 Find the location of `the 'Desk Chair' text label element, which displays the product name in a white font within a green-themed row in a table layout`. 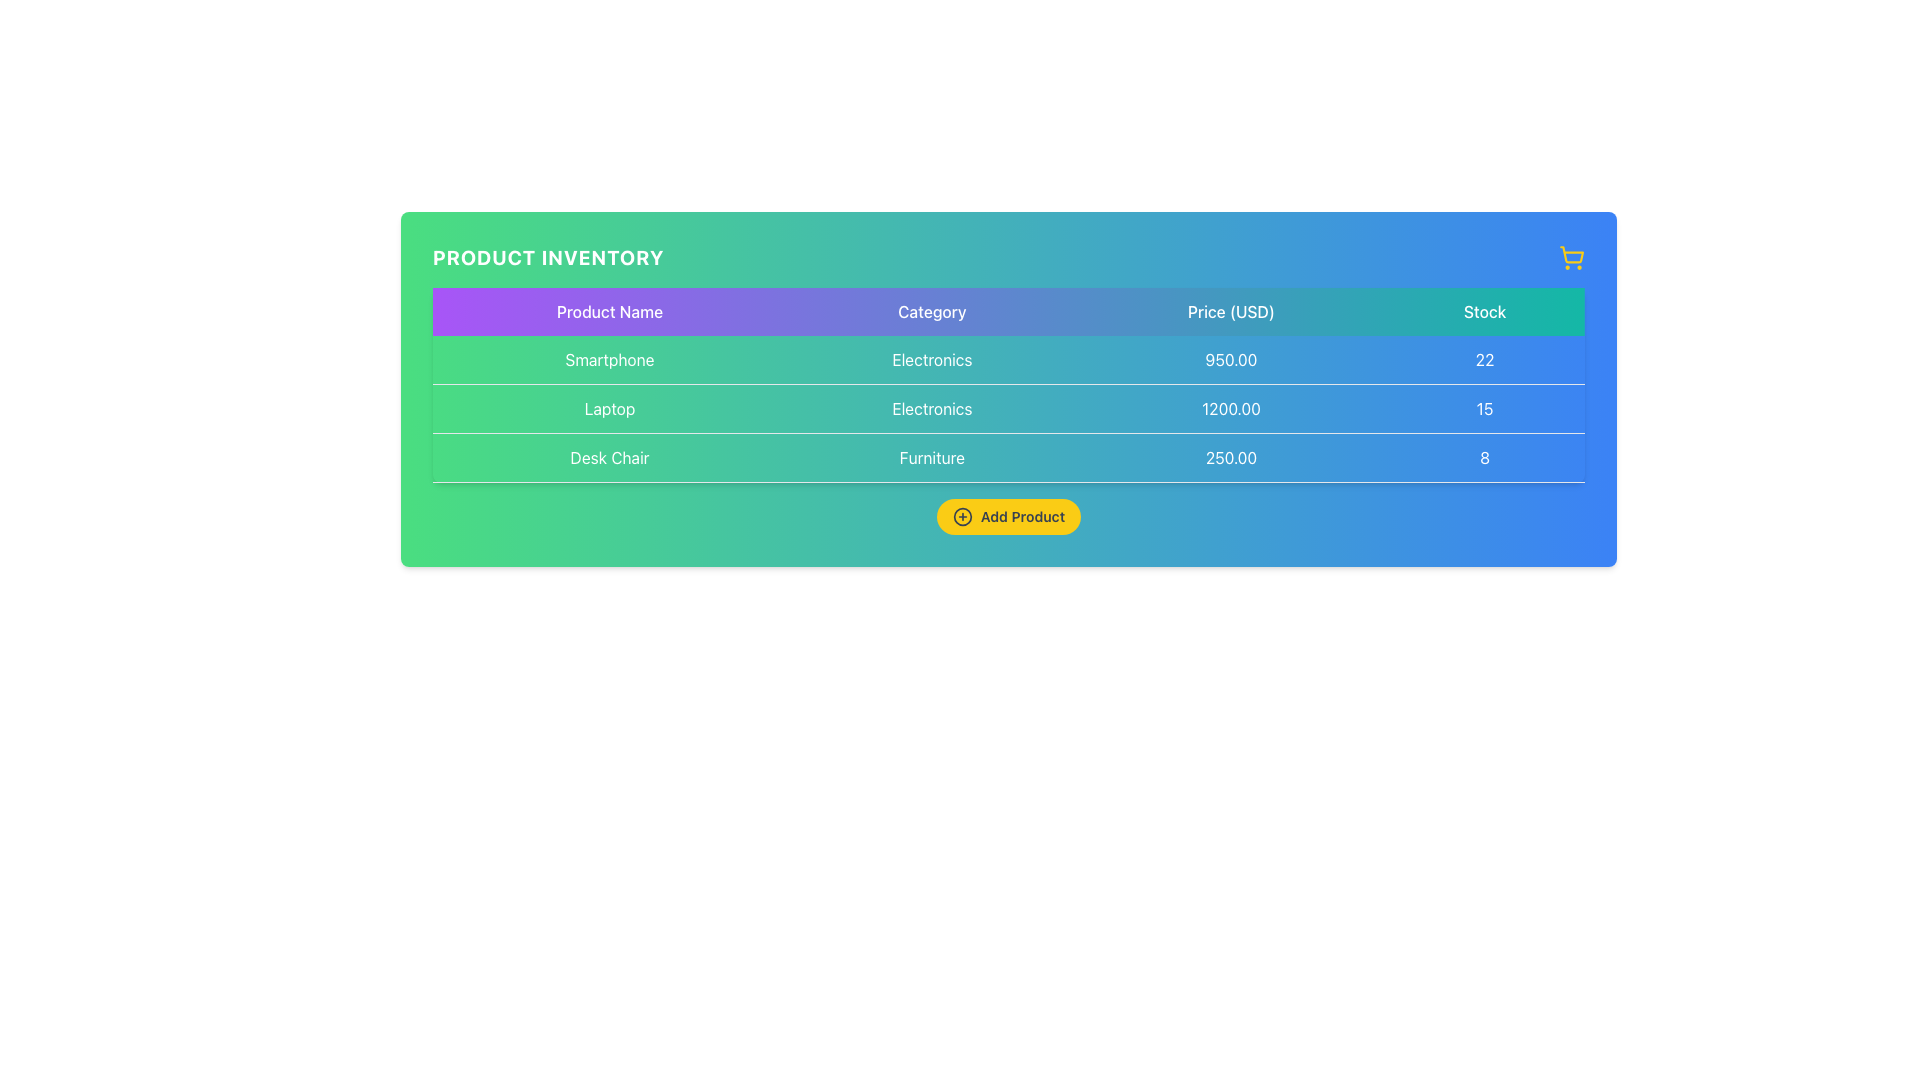

the 'Desk Chair' text label element, which displays the product name in a white font within a green-themed row in a table layout is located at coordinates (608, 458).